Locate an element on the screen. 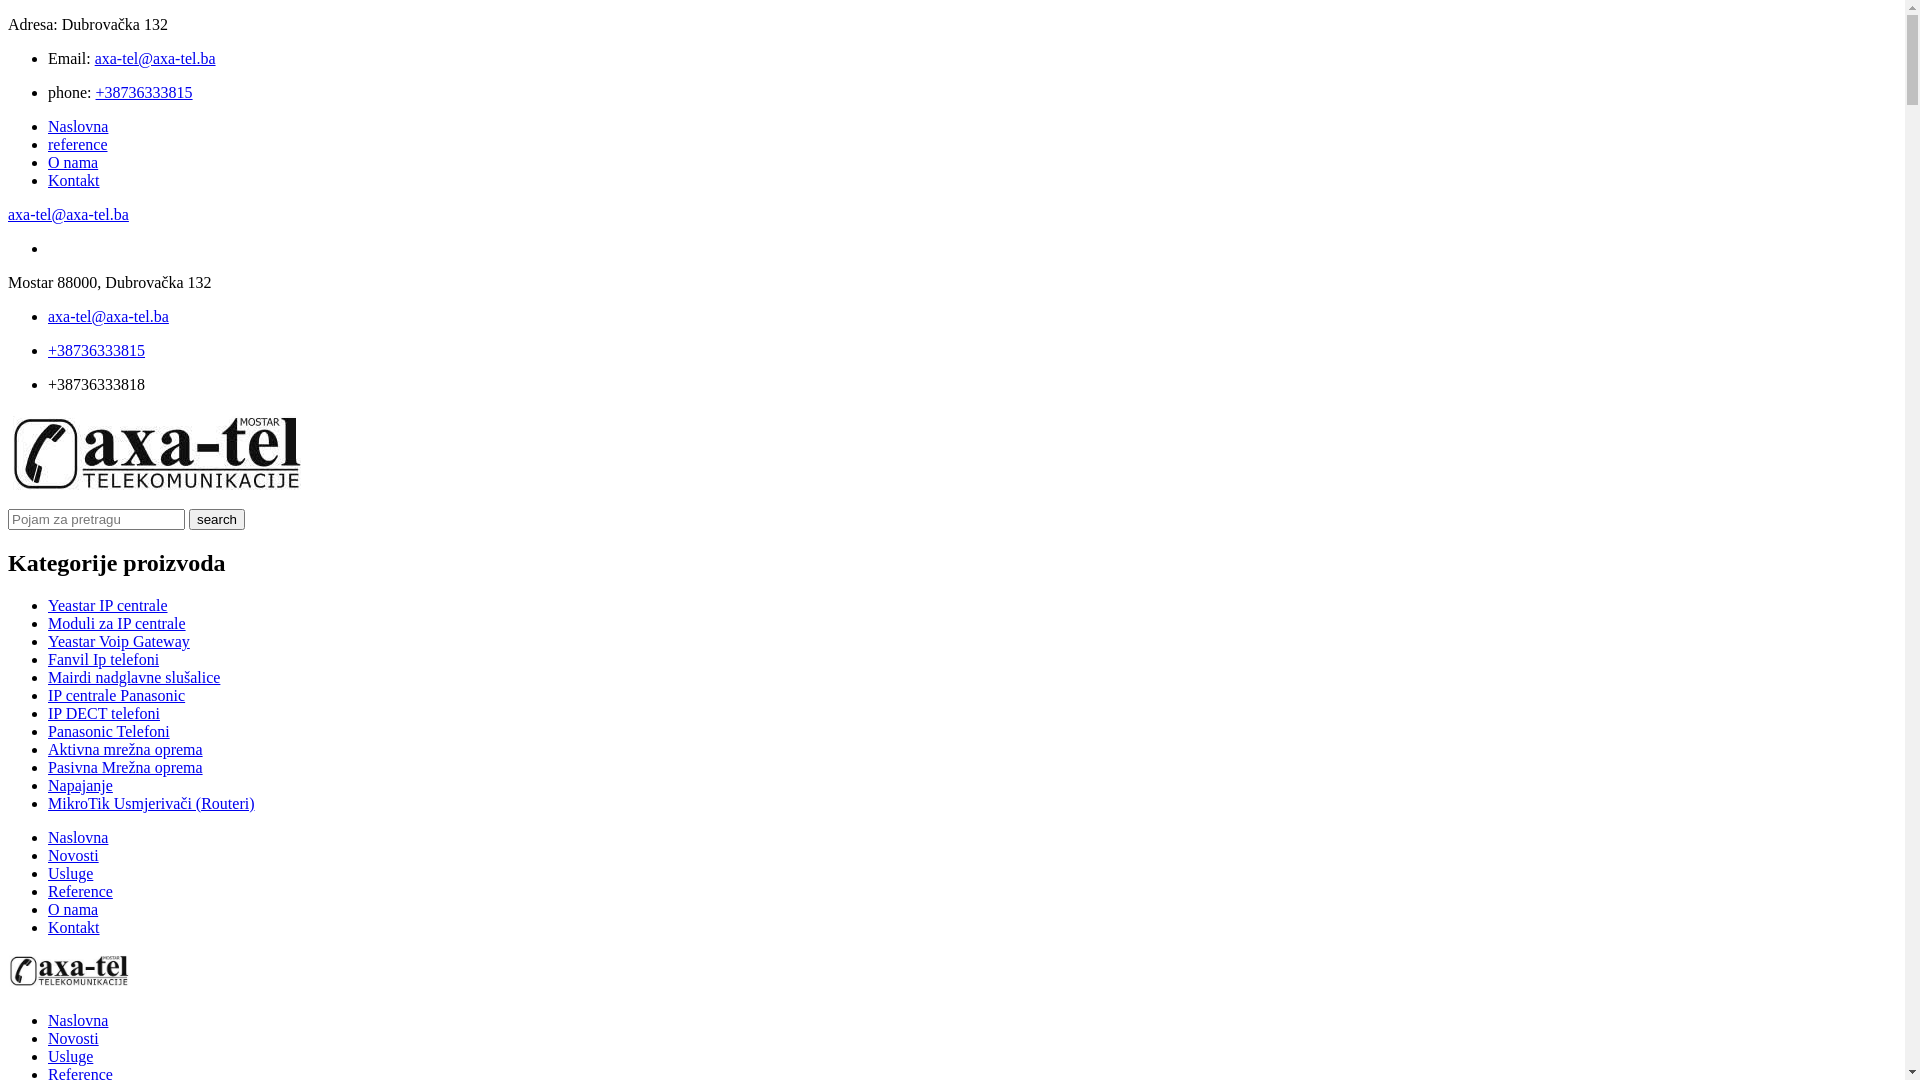 This screenshot has height=1080, width=1920. 'axa-tel@axa-tel.ba' is located at coordinates (107, 315).